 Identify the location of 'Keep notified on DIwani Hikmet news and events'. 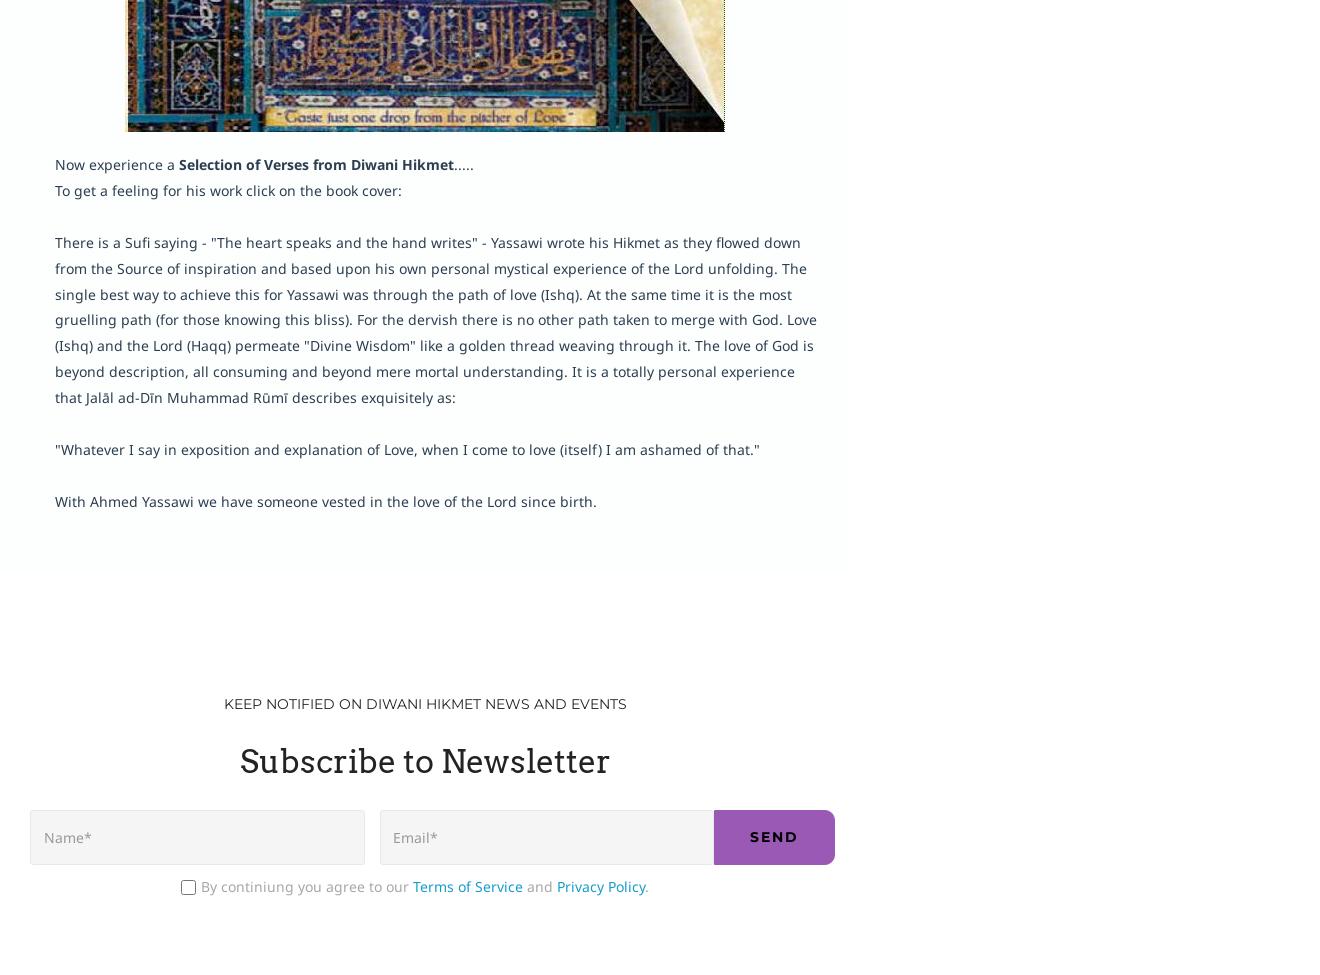
(423, 701).